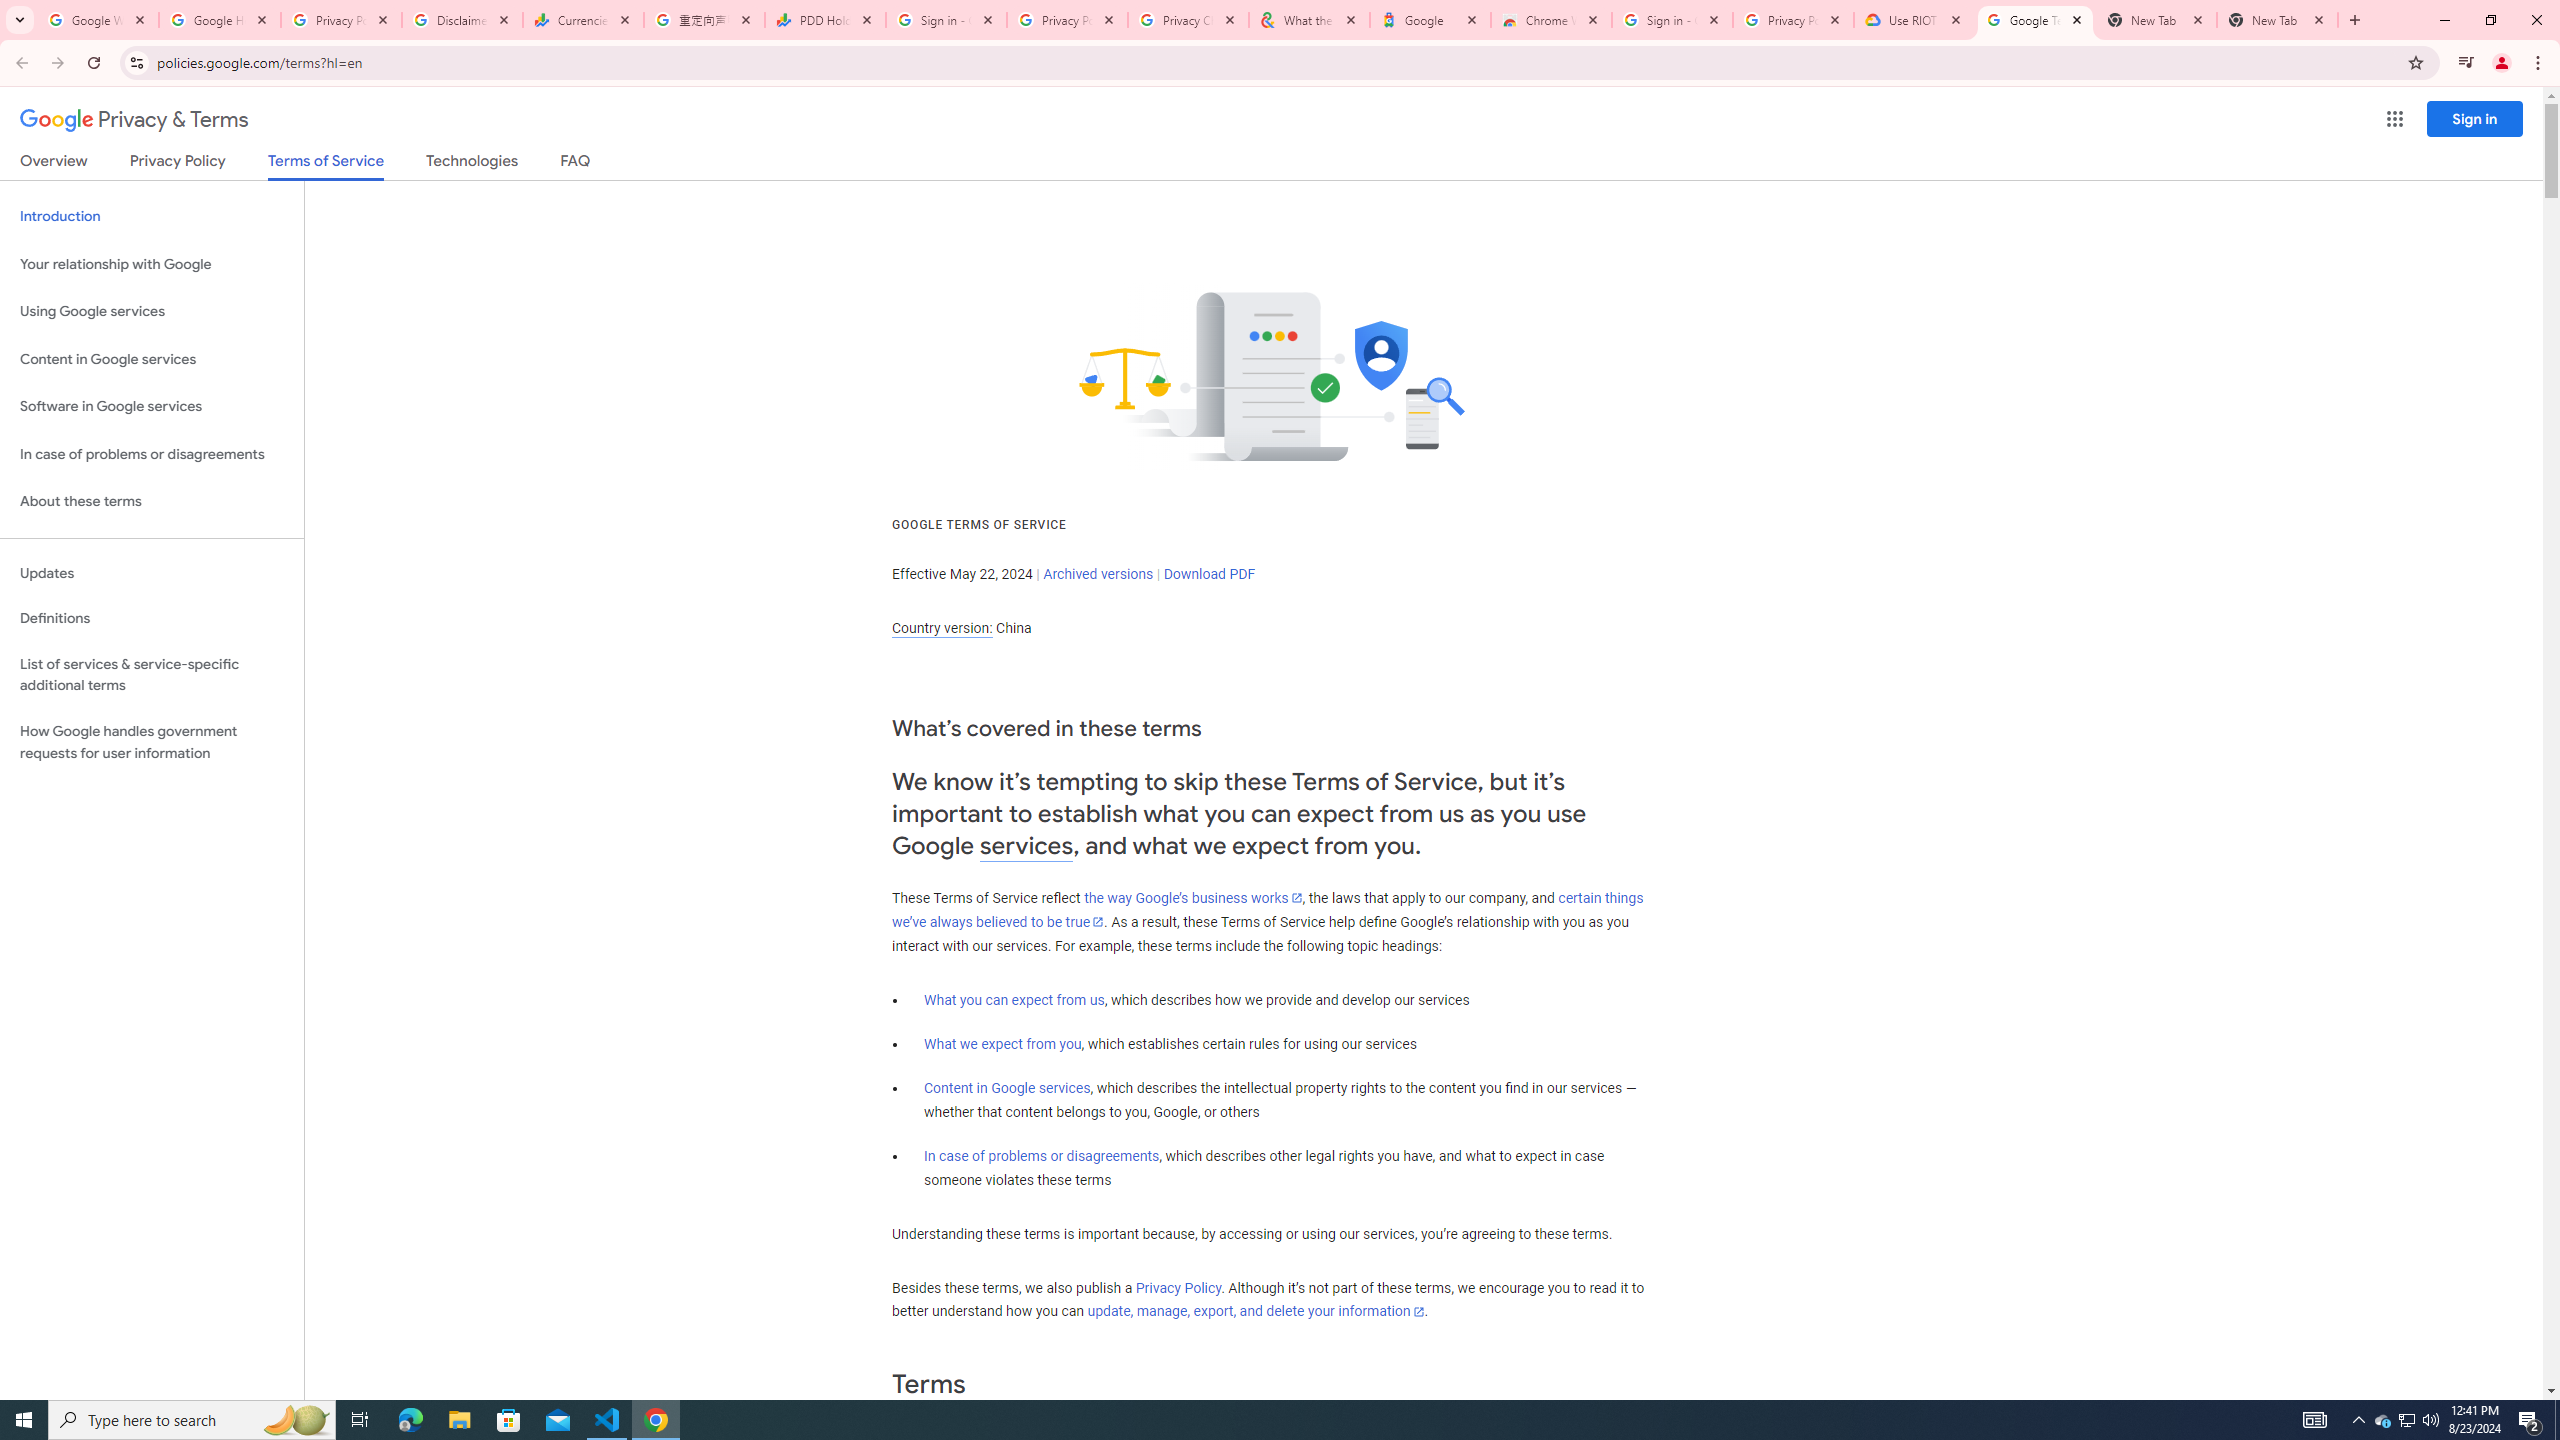 The width and height of the screenshot is (2560, 1440). I want to click on 'Privacy Checkup', so click(1186, 19).